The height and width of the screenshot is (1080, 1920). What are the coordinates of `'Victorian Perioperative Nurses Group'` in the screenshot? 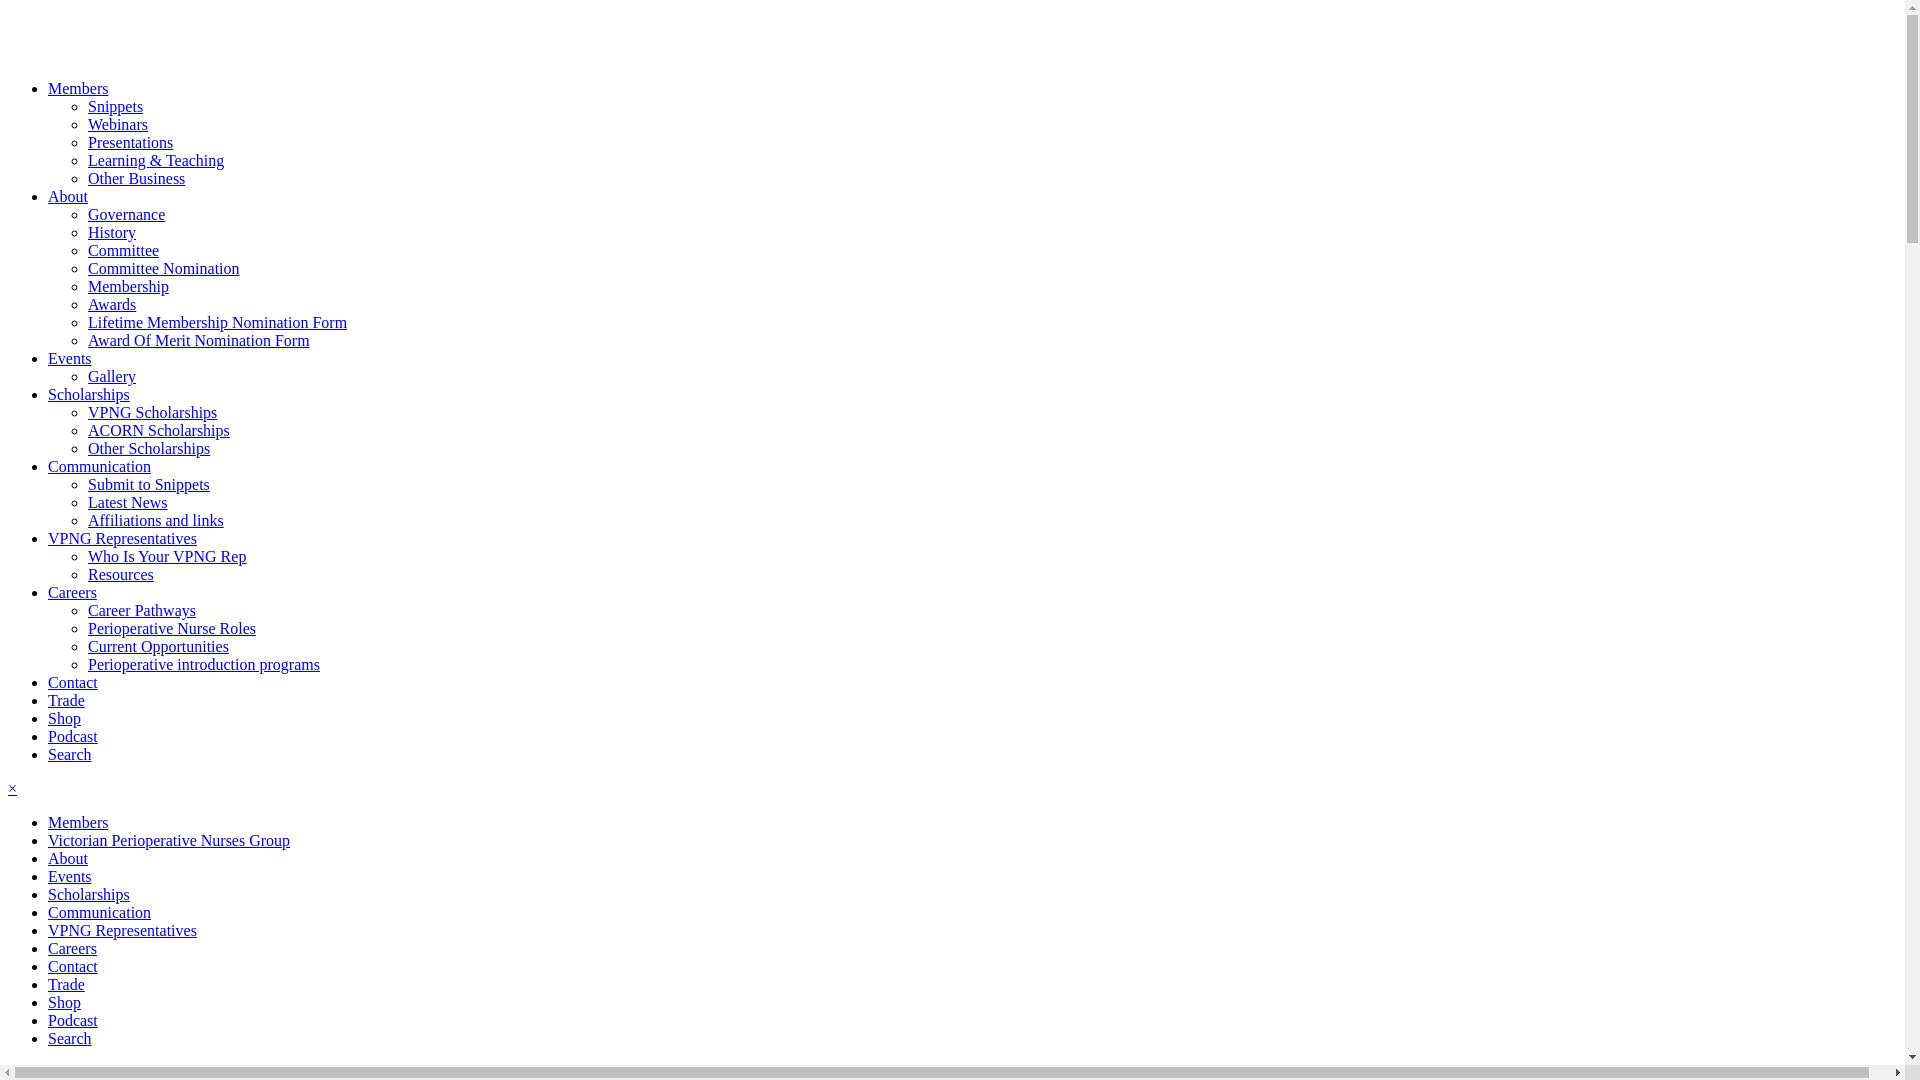 It's located at (48, 840).